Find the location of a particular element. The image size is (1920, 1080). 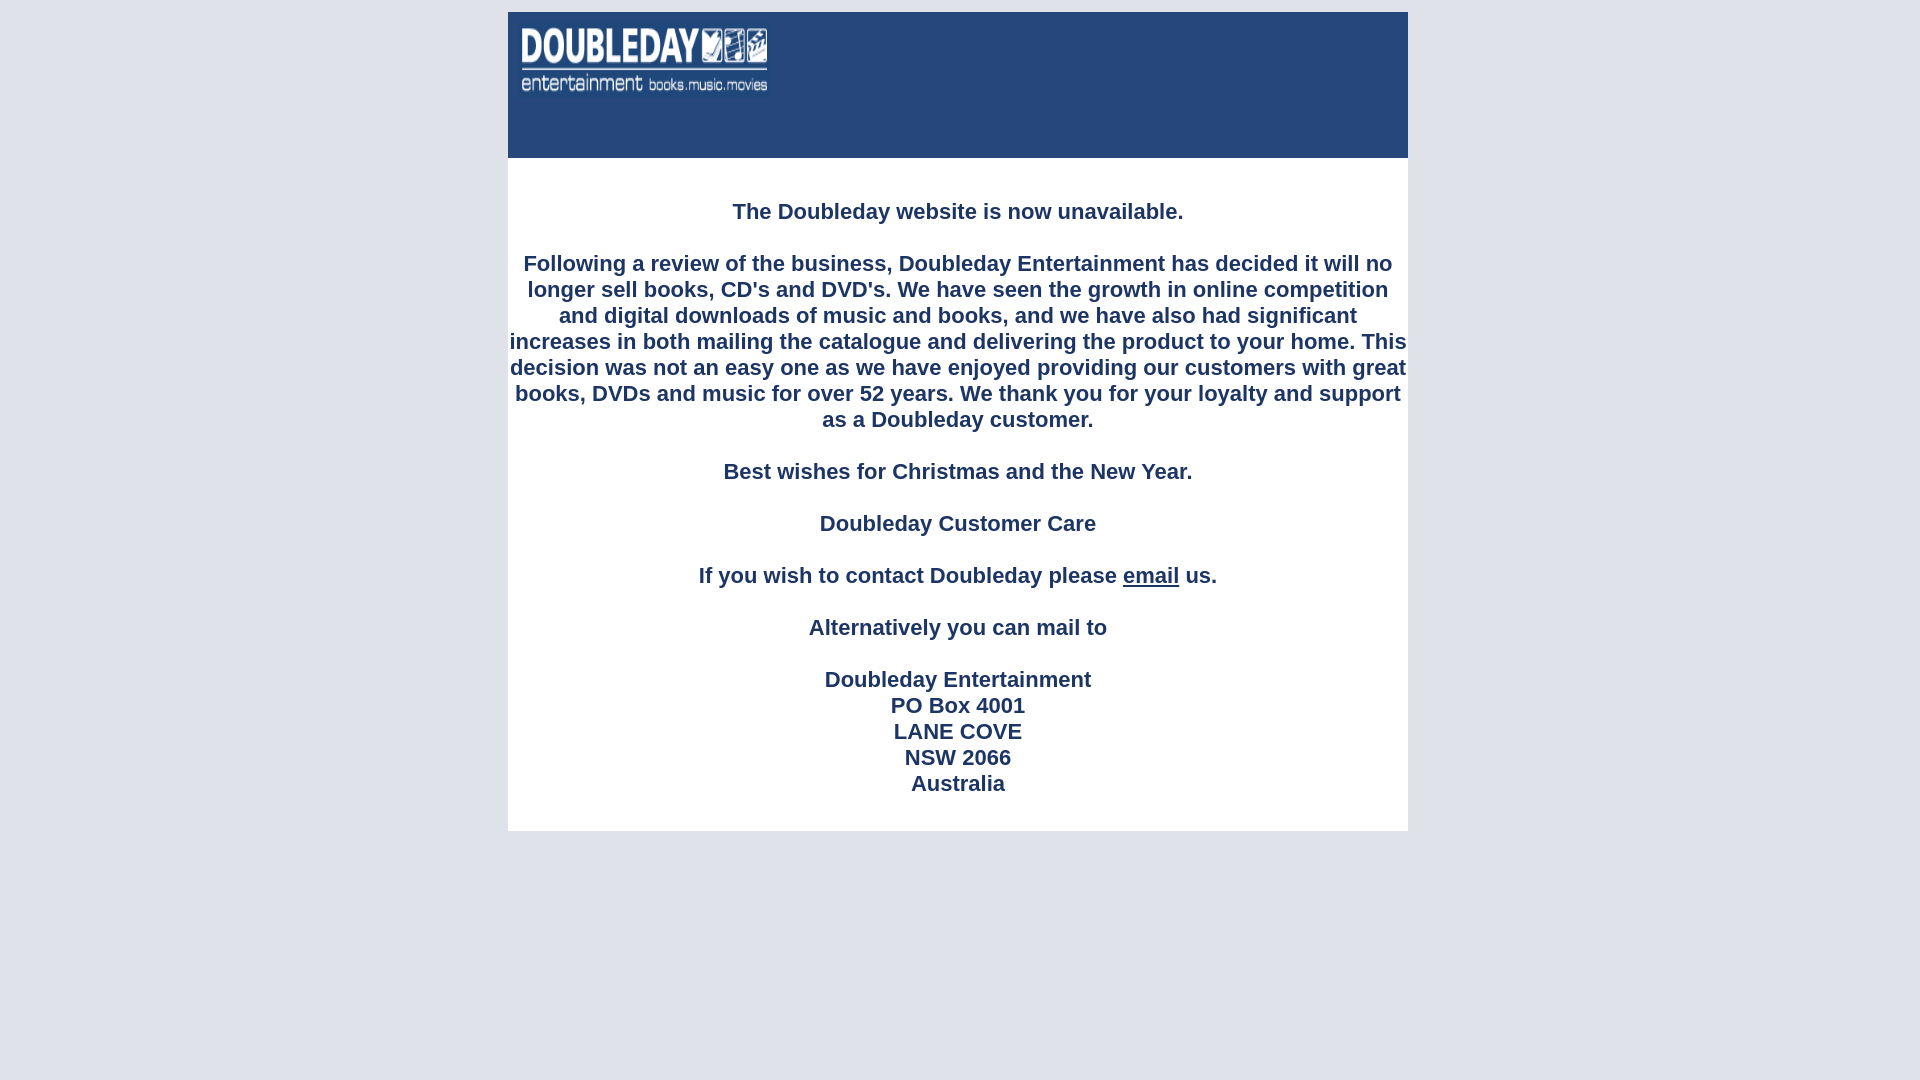

'email' is located at coordinates (1151, 575).